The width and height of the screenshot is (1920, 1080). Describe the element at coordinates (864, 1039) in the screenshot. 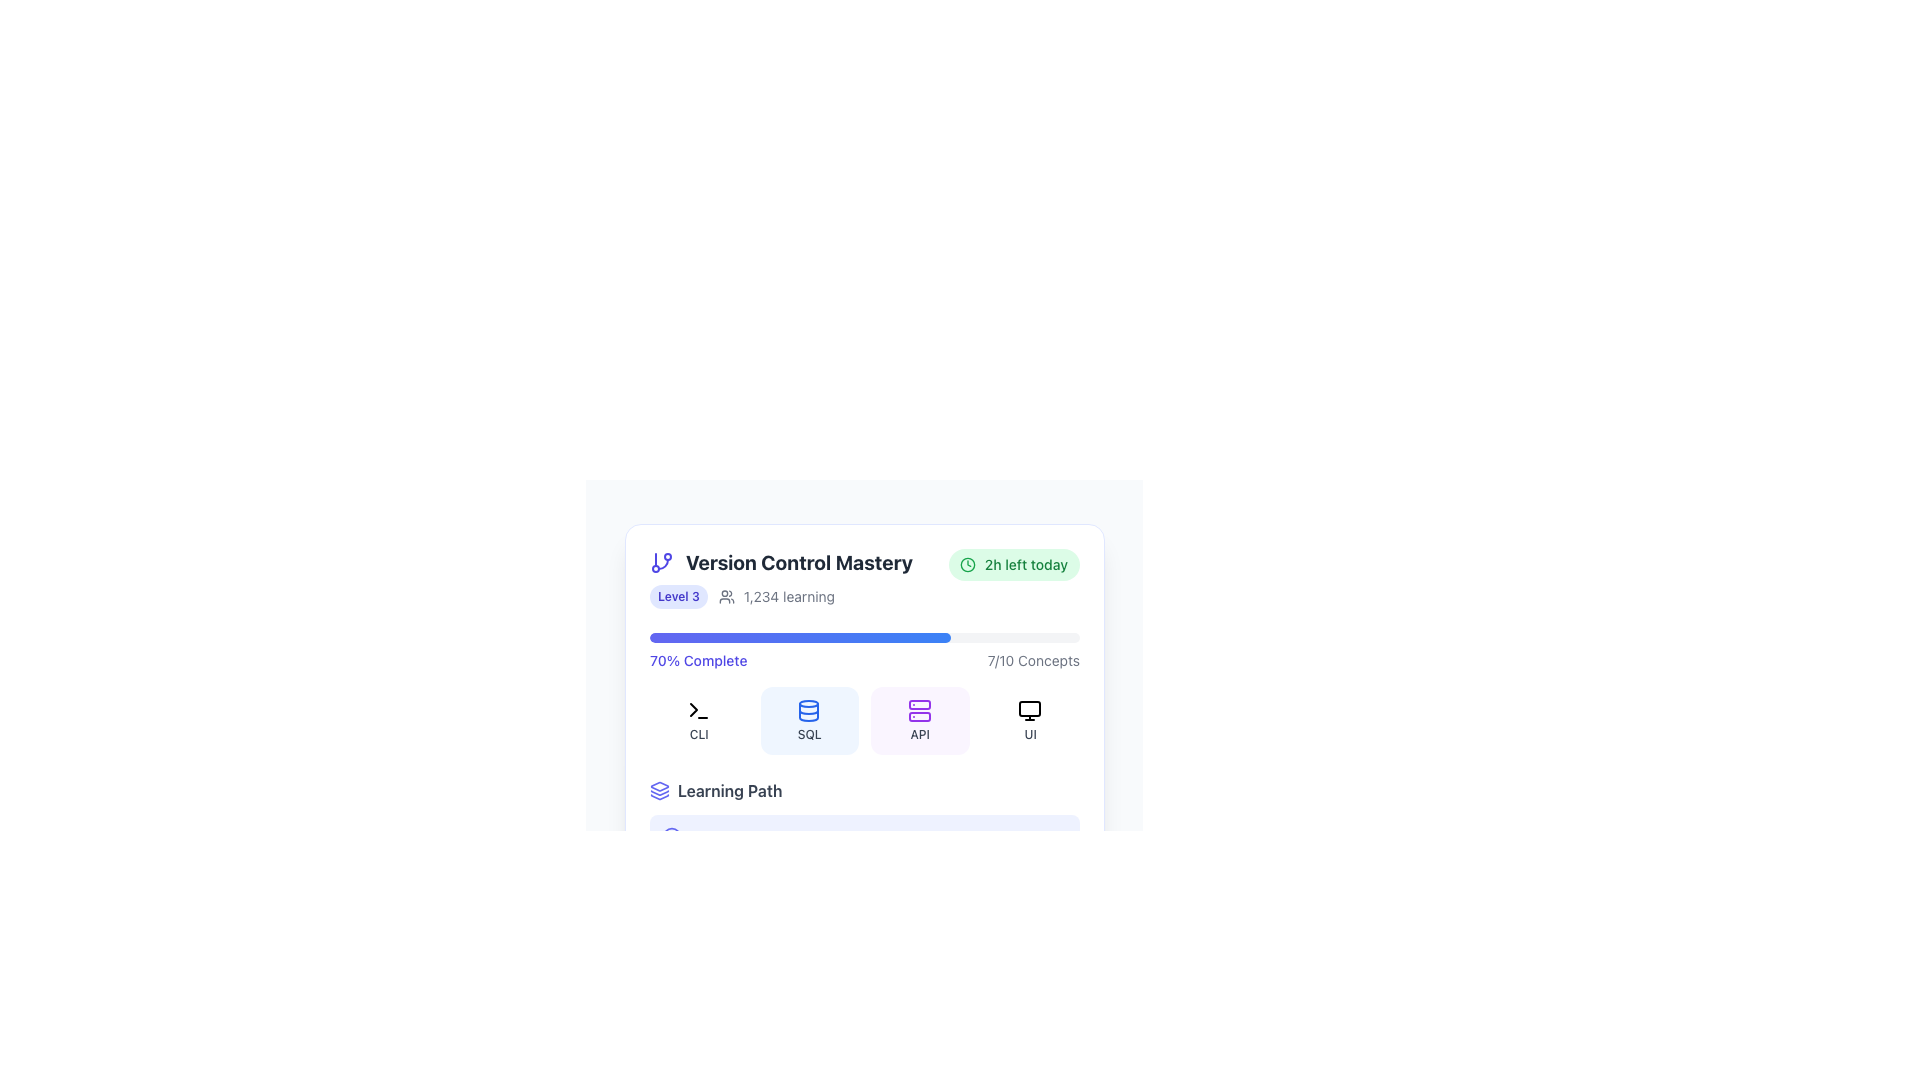

I see `the descriptive text label located at the bottom edge of the vertically centered card-like structure with rounded corners and a white background` at that location.